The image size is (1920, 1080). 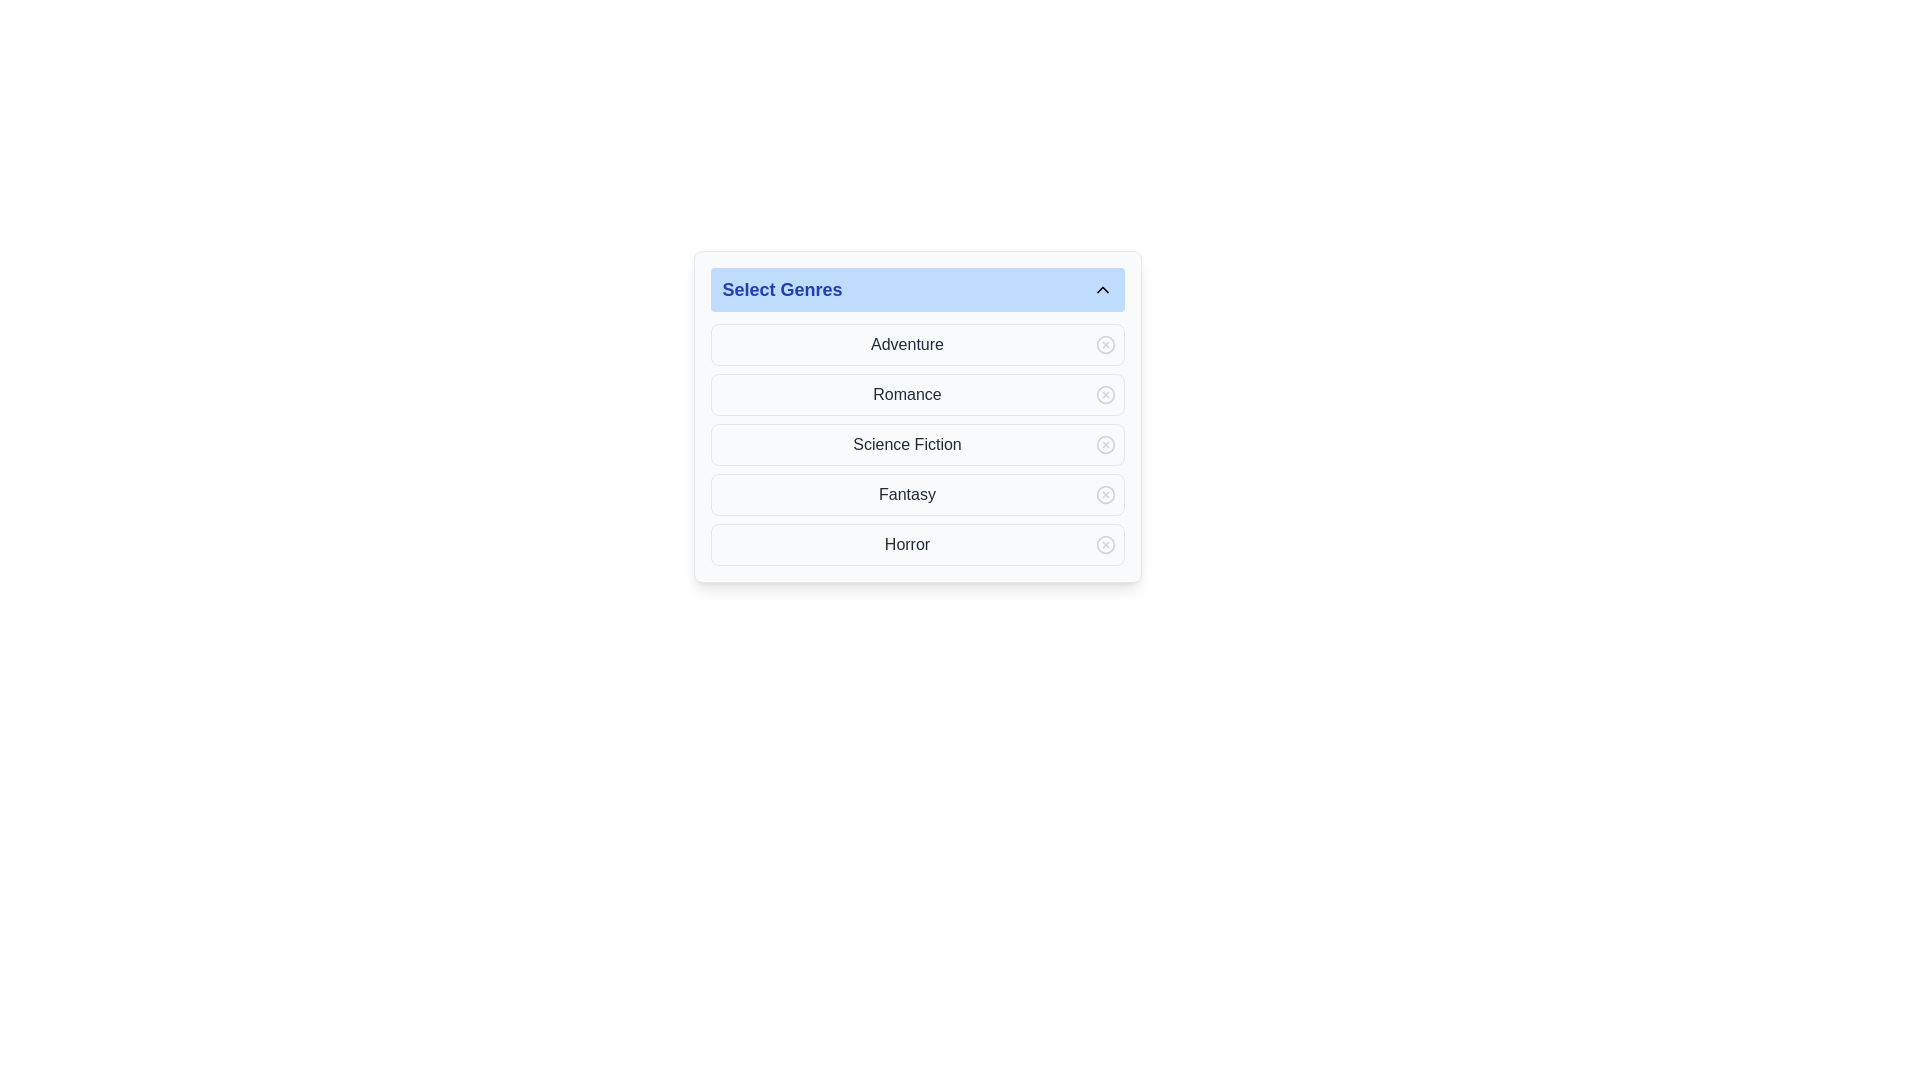 I want to click on the circular gray icon with a cross inside, located on the right side of the 'Adventure' list item, to deselect or remove the associated genre, so click(x=1104, y=343).